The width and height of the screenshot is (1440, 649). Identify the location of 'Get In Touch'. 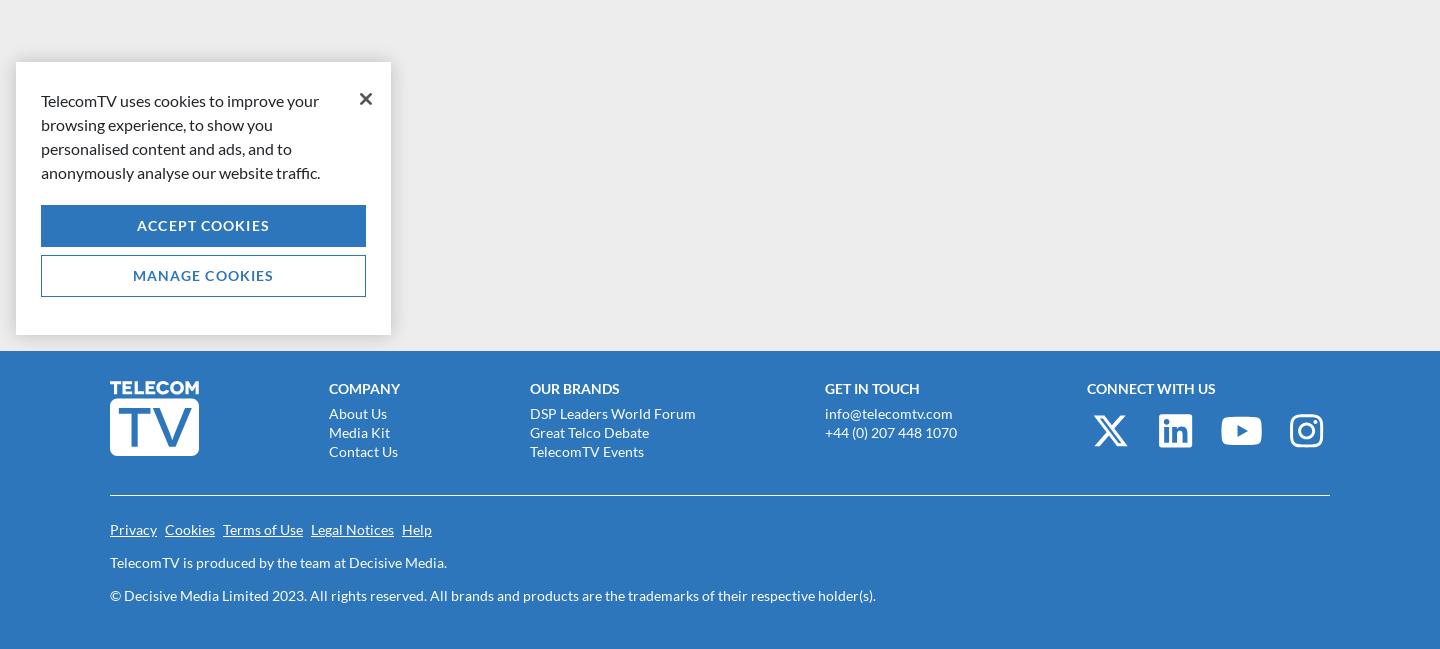
(824, 388).